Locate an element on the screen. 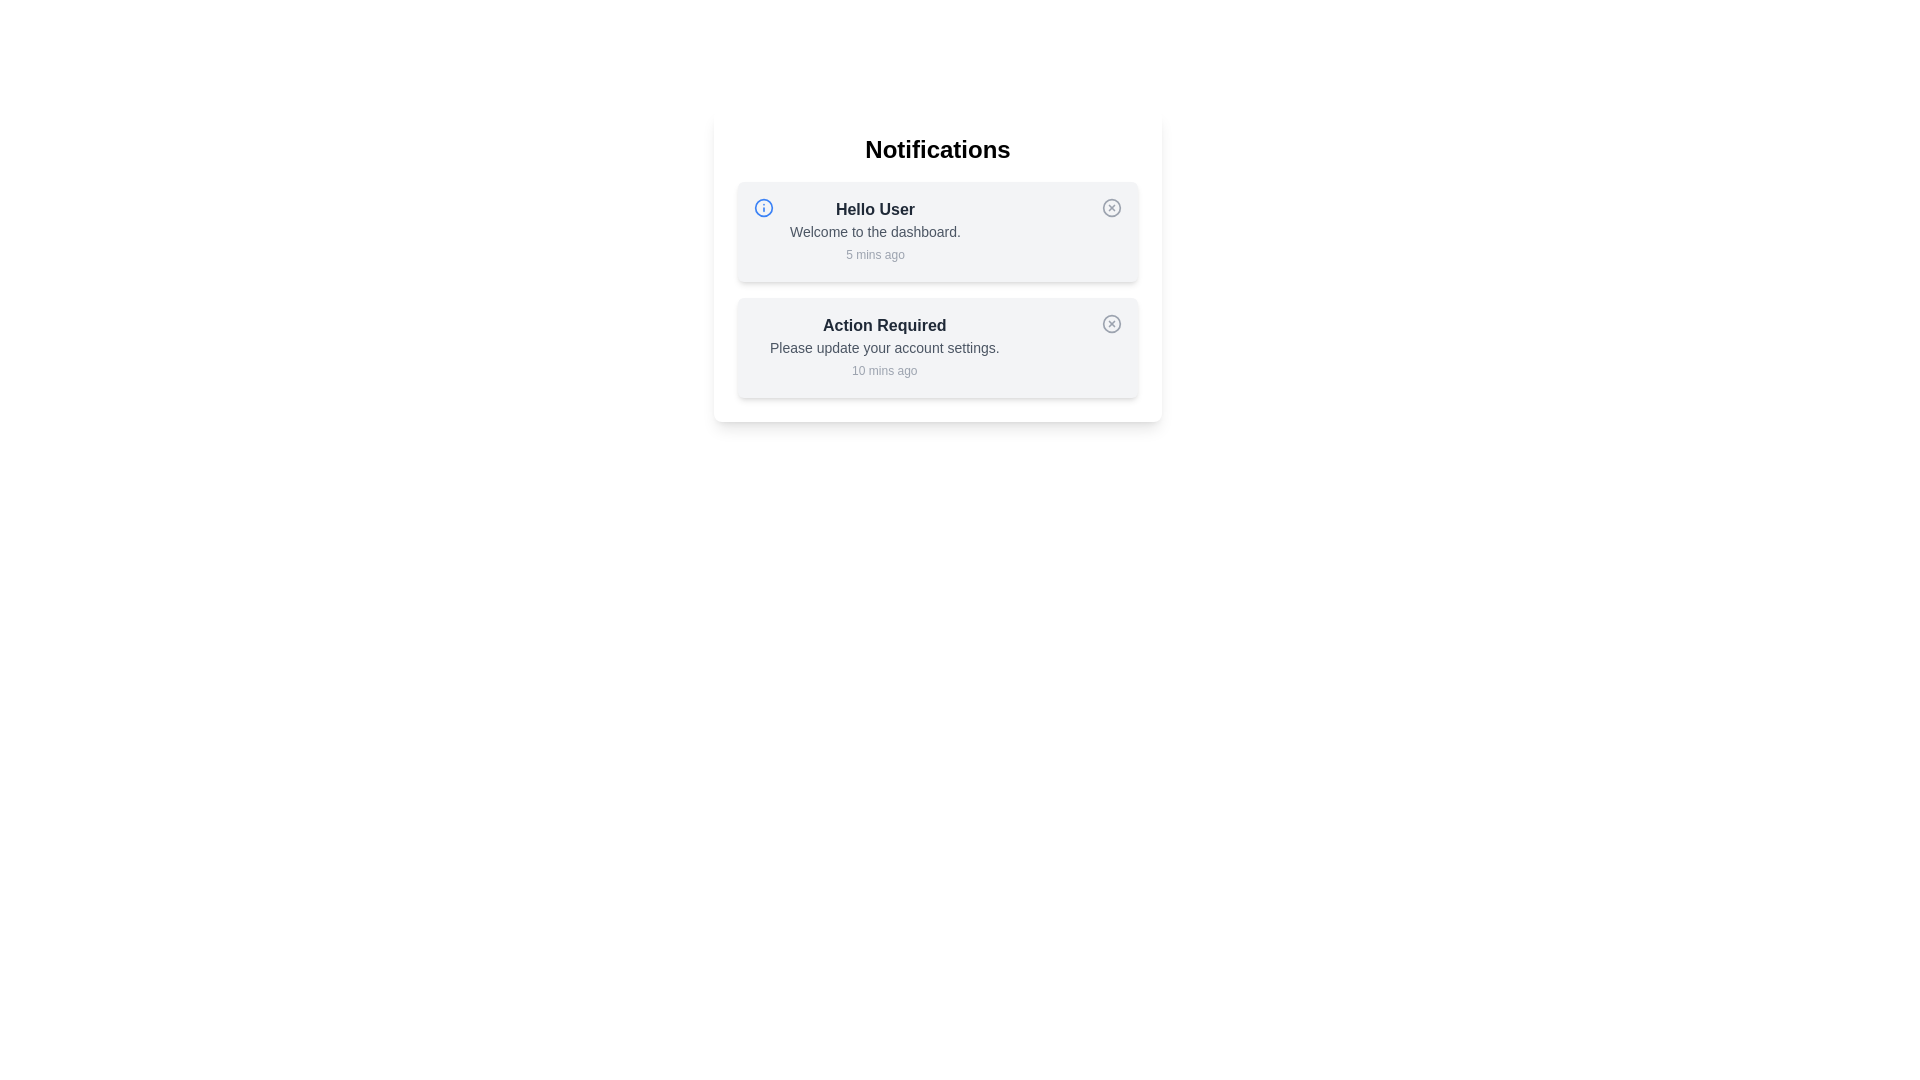  the informational icon located at the upper-left corner of the first notification card next to the text 'Hello User' is located at coordinates (762, 208).